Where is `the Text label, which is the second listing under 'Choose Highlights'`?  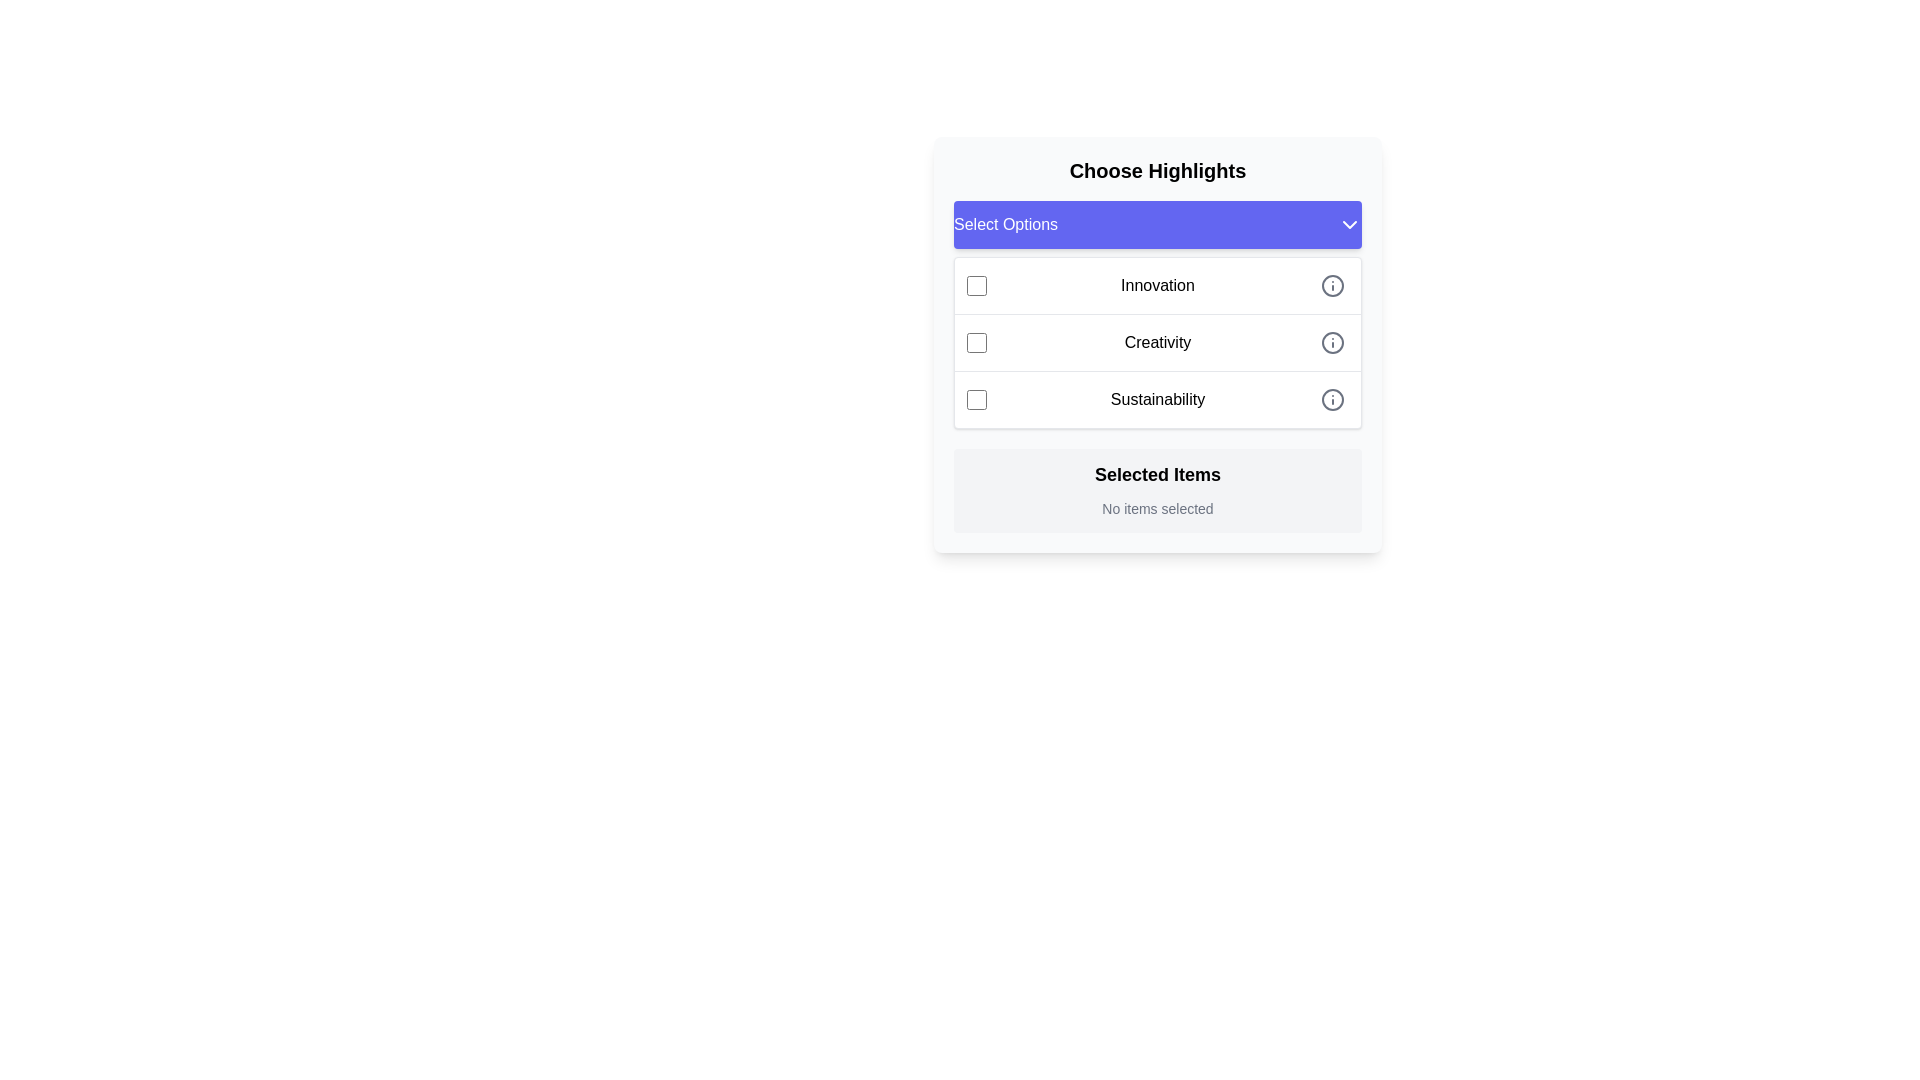
the Text label, which is the second listing under 'Choose Highlights' is located at coordinates (1157, 342).